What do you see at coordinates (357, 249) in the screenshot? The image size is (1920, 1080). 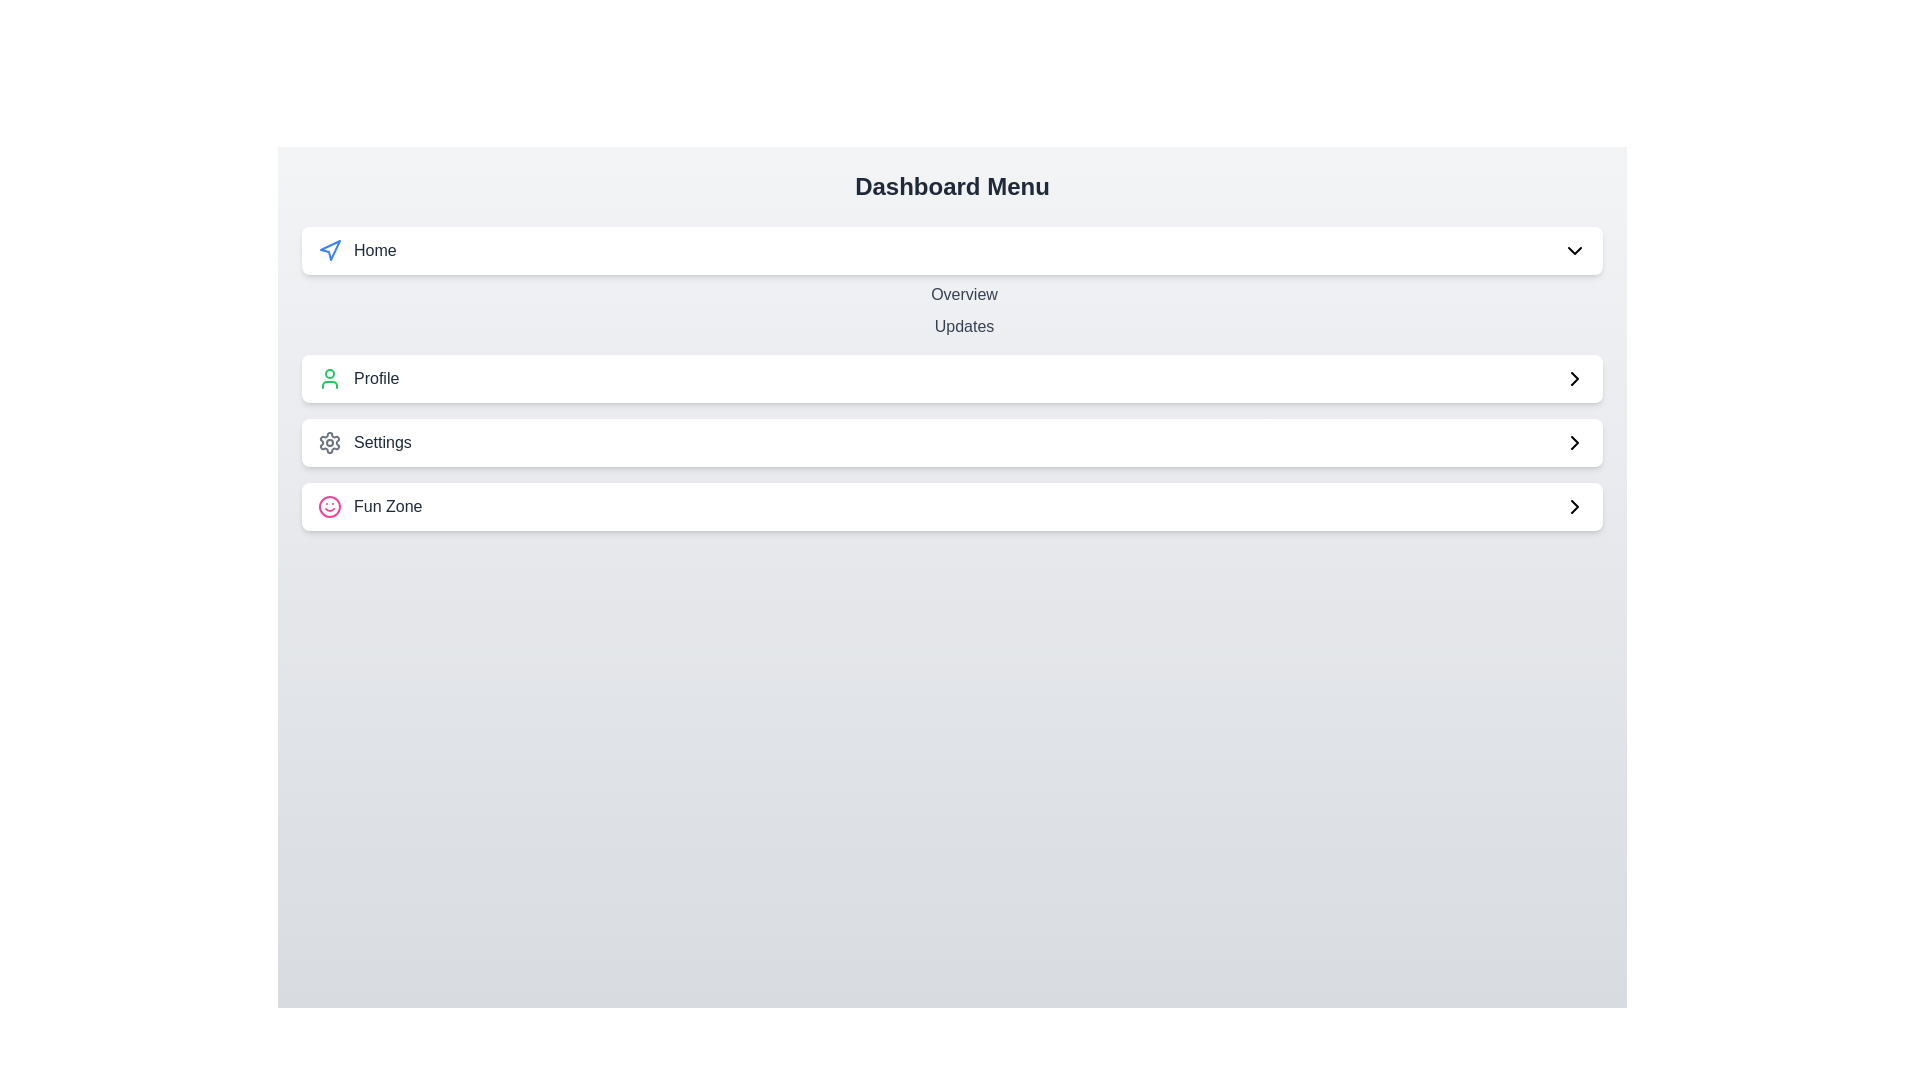 I see `the 'Home' navigation element, which consists of a left navigation arrow icon and the text 'Home'` at bounding box center [357, 249].